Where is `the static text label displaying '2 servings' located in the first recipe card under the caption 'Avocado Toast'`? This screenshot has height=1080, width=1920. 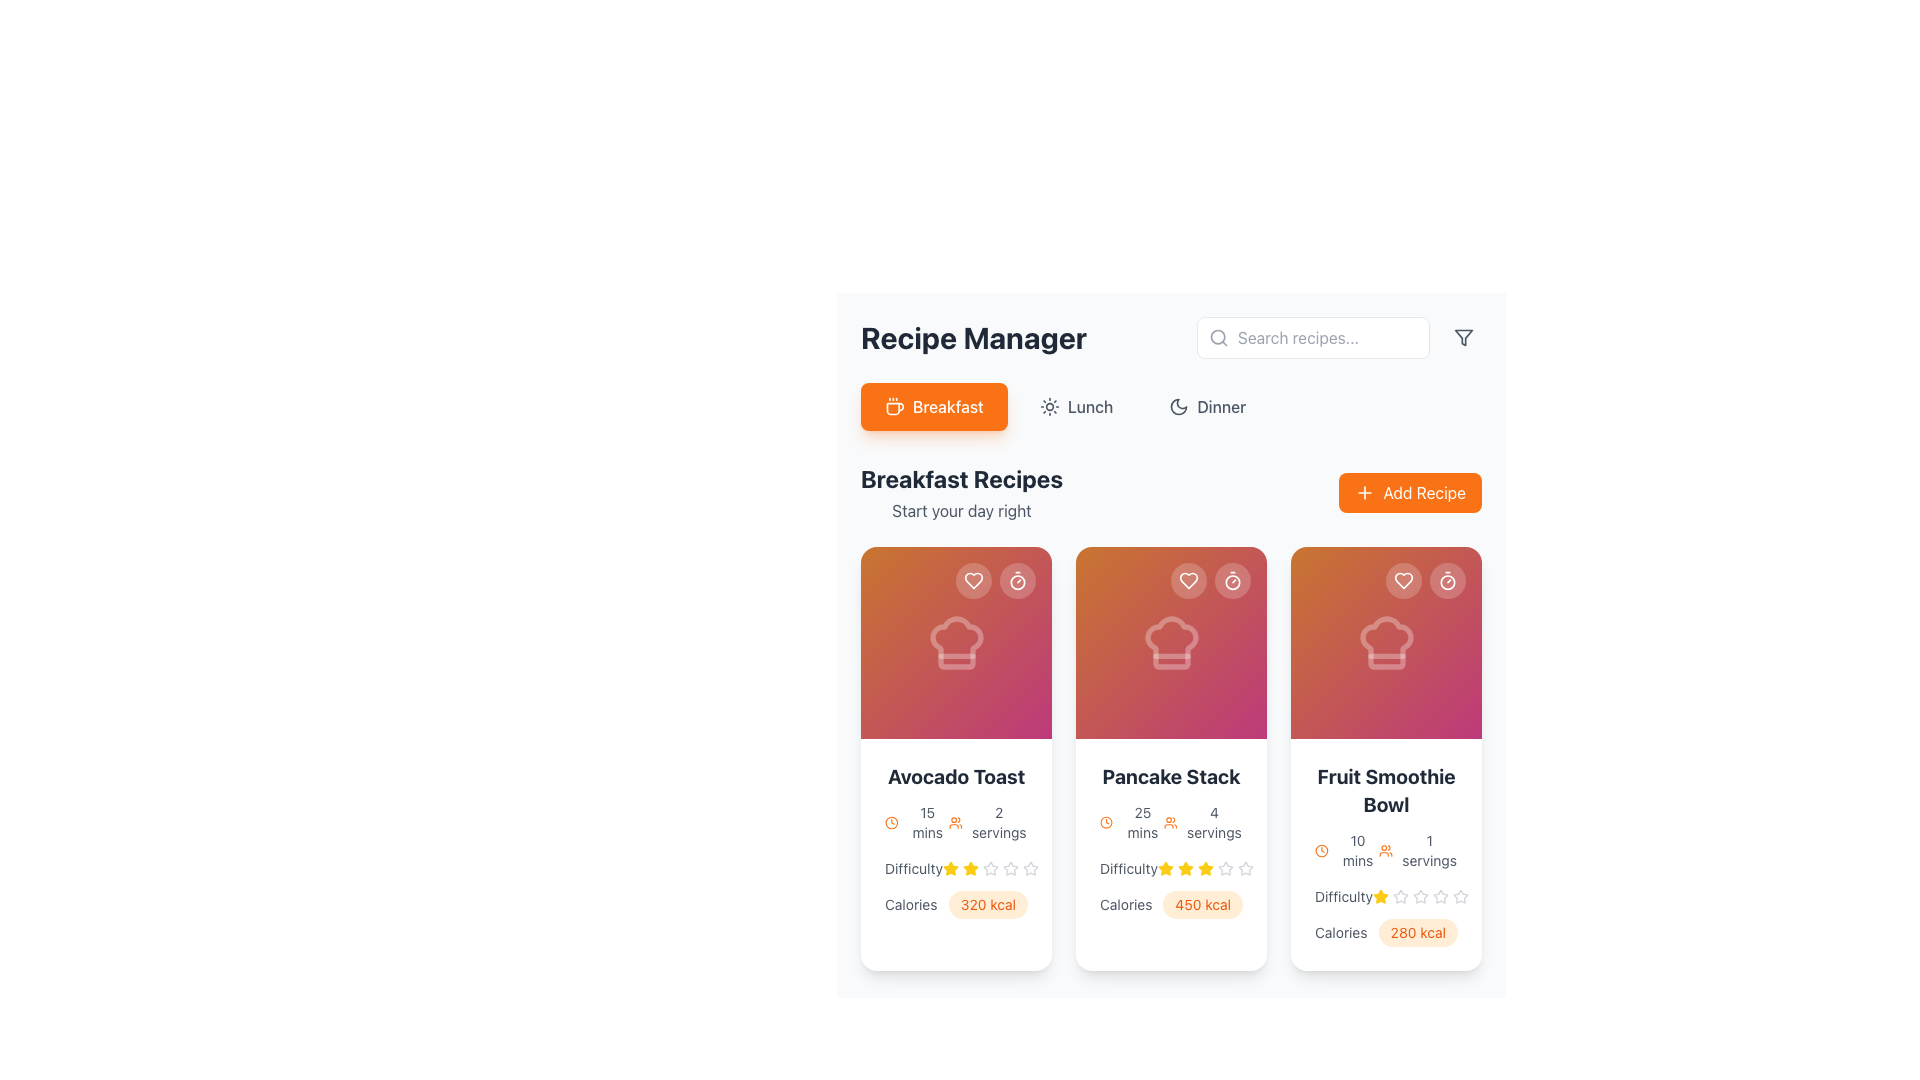
the static text label displaying '2 servings' located in the first recipe card under the caption 'Avocado Toast' is located at coordinates (999, 822).